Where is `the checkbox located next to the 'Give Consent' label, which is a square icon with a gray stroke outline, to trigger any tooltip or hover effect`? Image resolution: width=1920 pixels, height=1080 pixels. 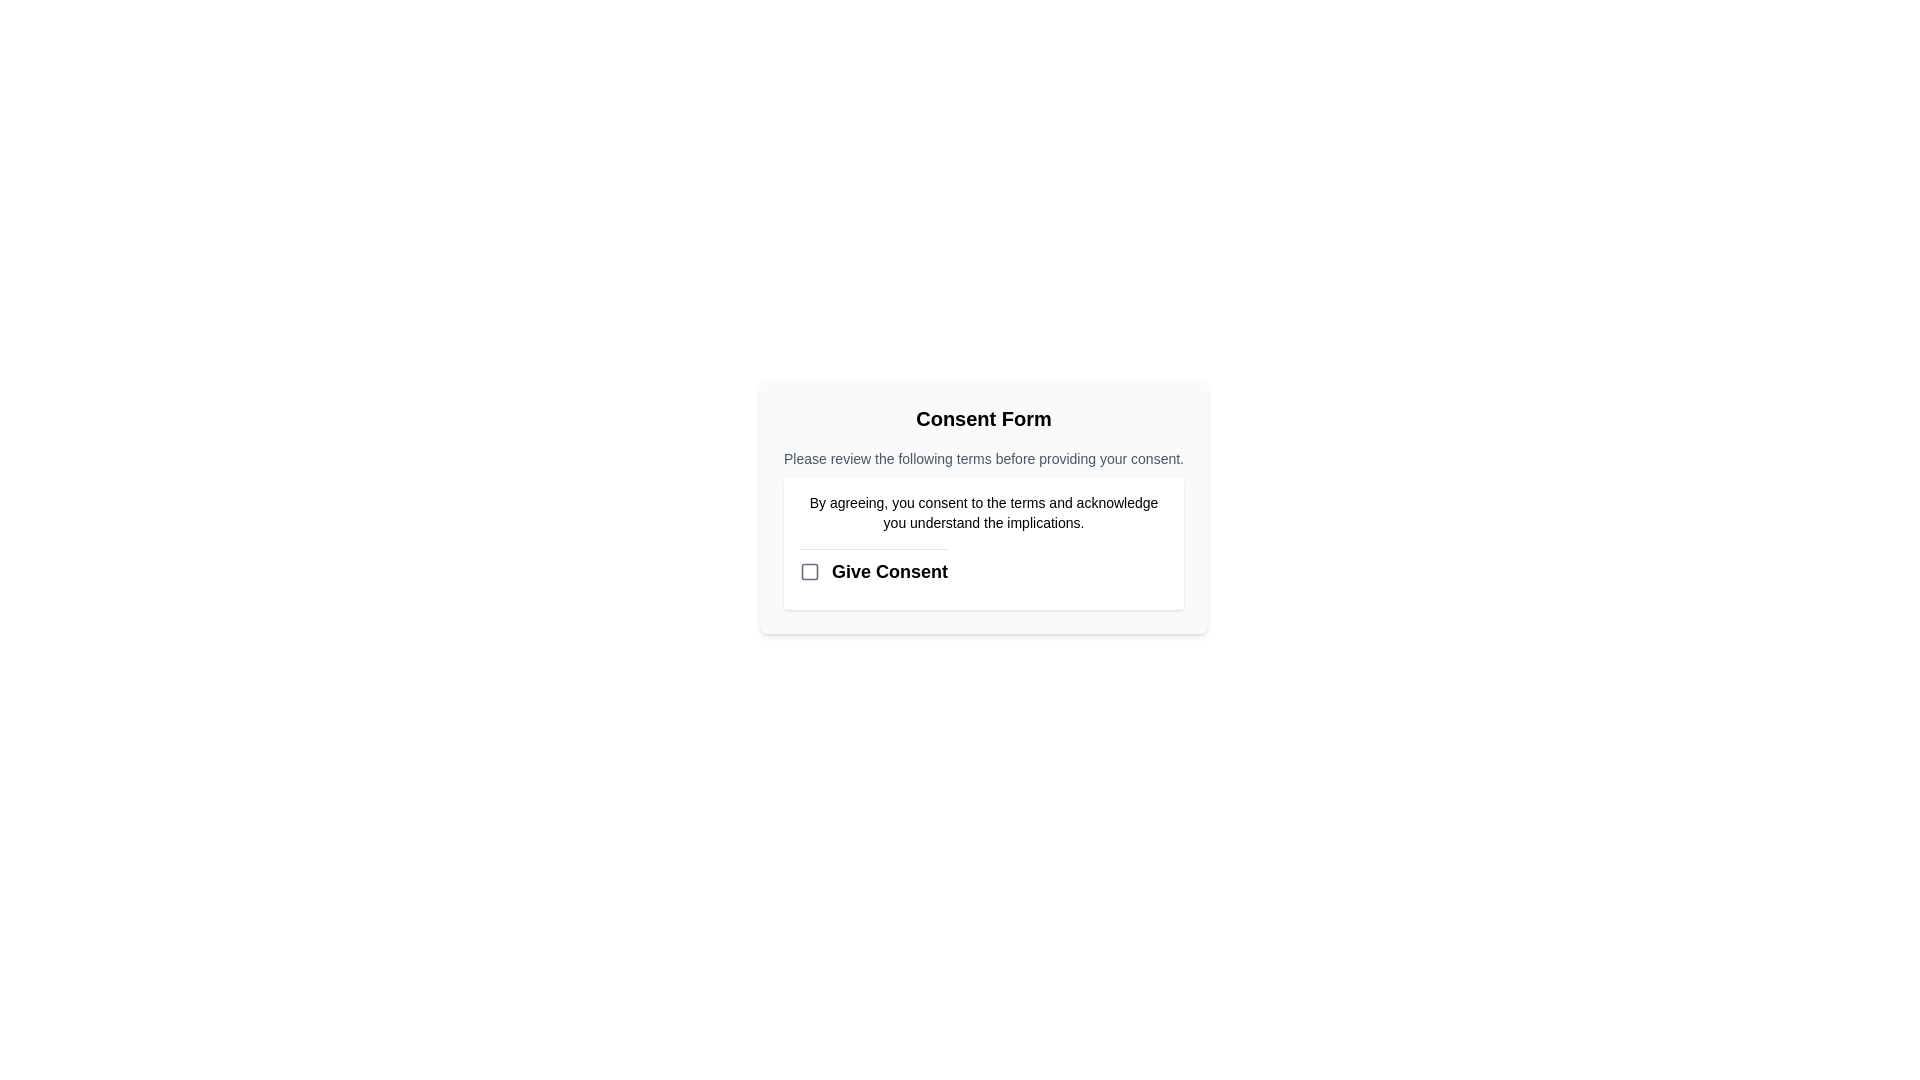
the checkbox located next to the 'Give Consent' label, which is a square icon with a gray stroke outline, to trigger any tooltip or hover effect is located at coordinates (810, 571).